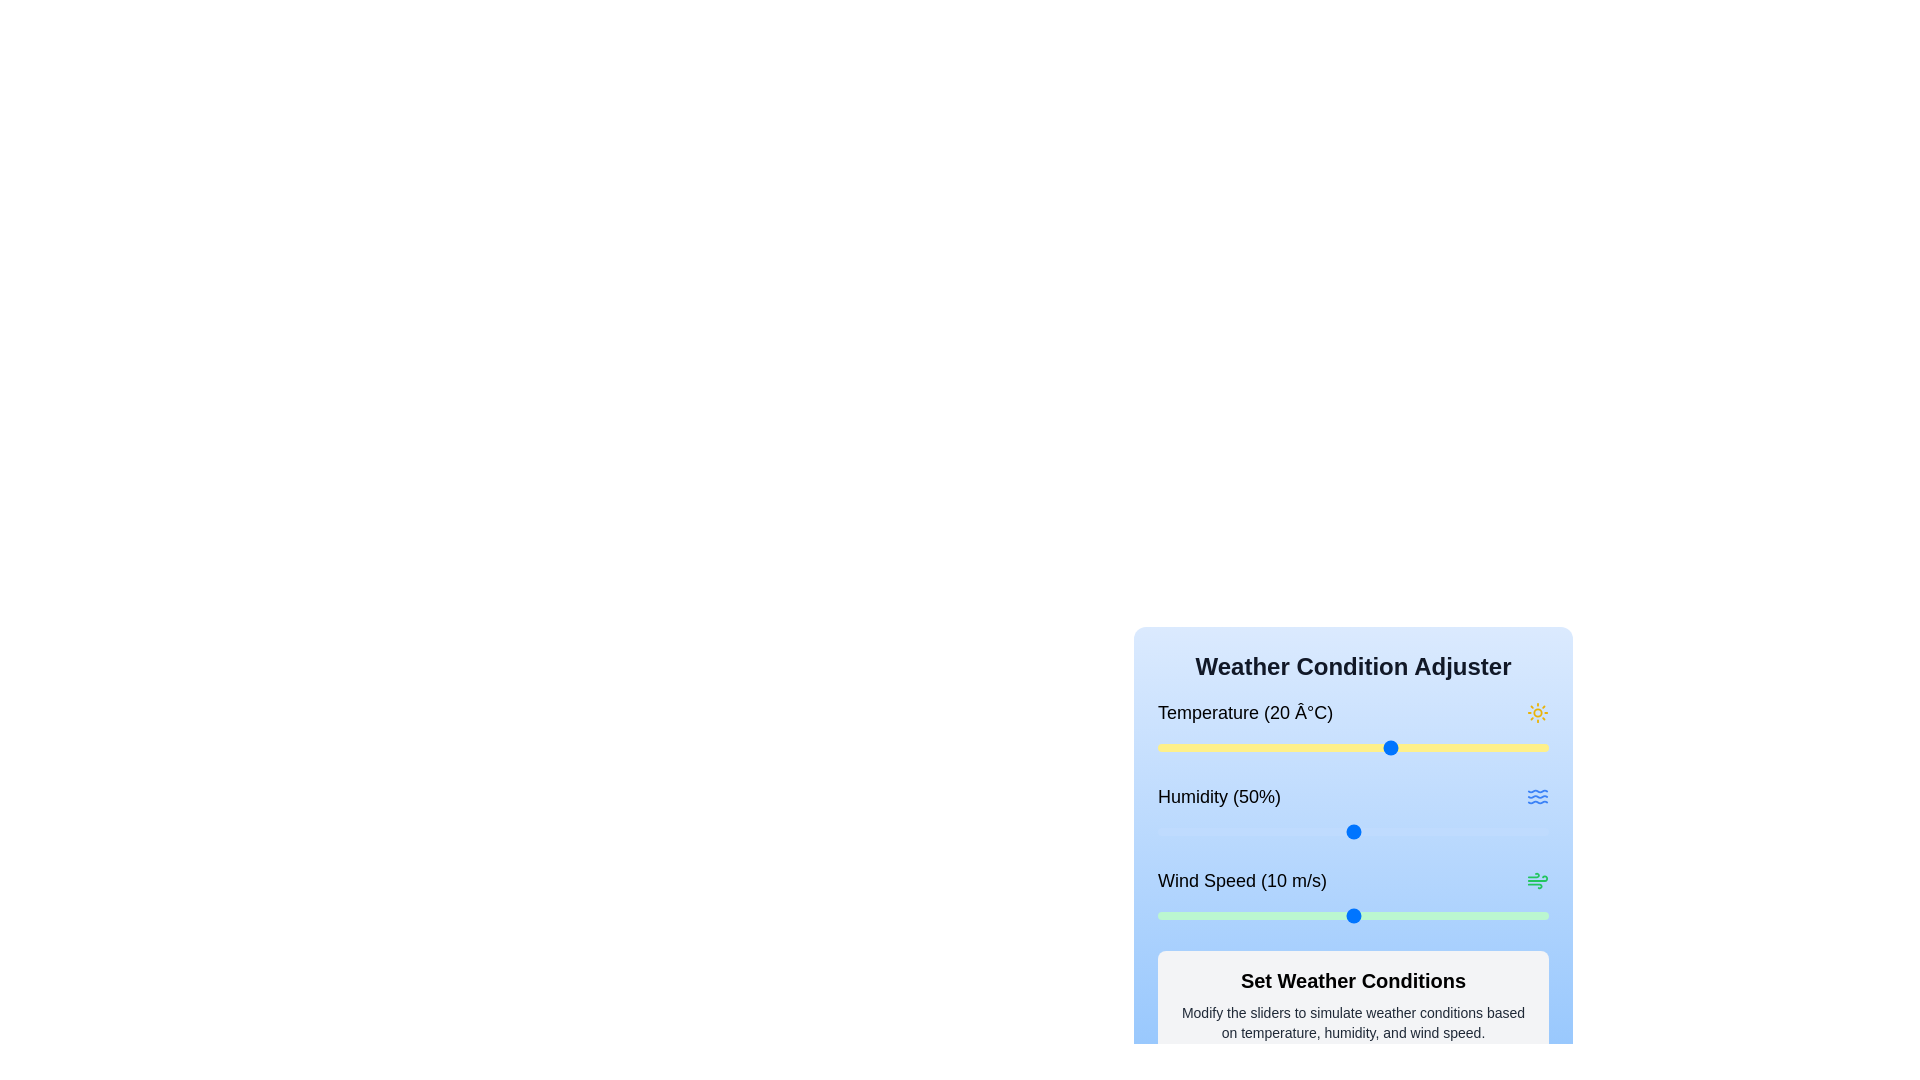 This screenshot has height=1080, width=1920. Describe the element at coordinates (1274, 915) in the screenshot. I see `the wind speed slider to set the wind speed to 6 m/s` at that location.